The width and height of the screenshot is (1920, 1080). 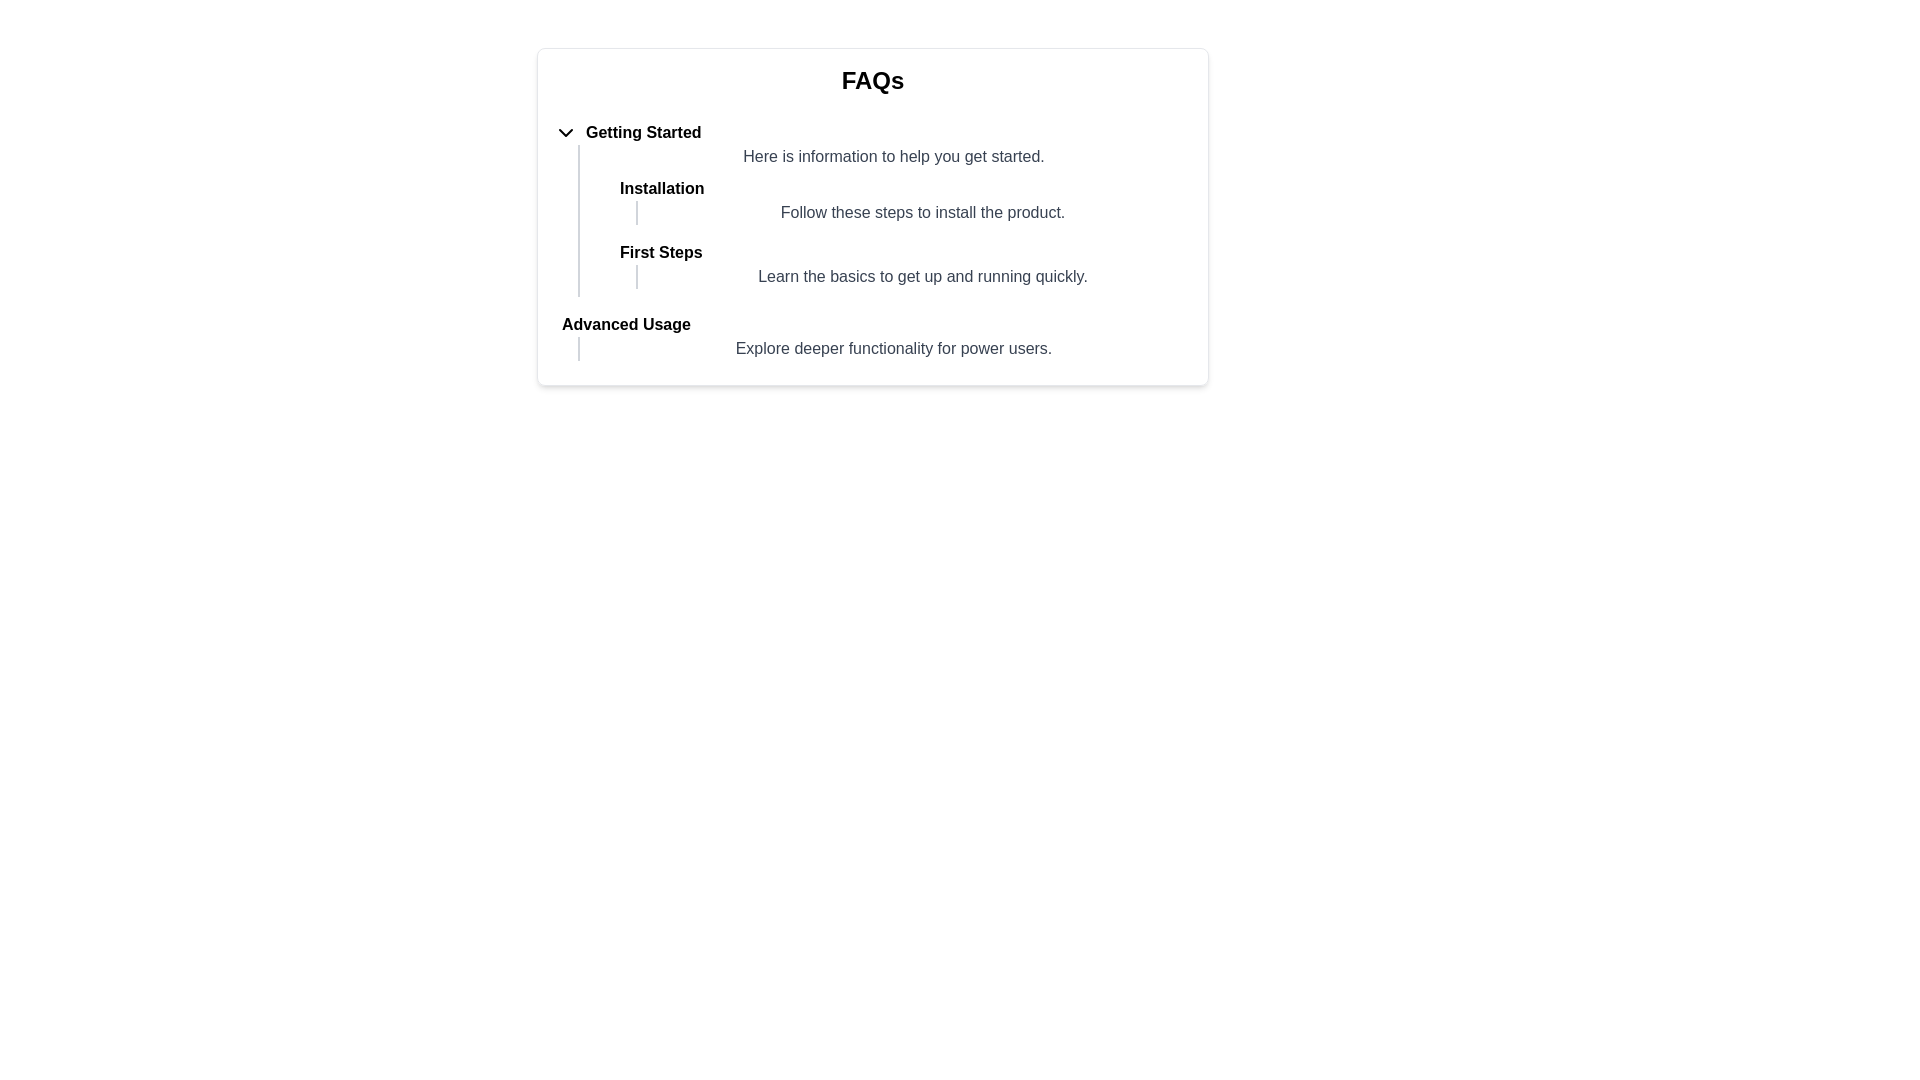 What do you see at coordinates (892, 200) in the screenshot?
I see `text content of the 'Installation' Text Block, which contains a bolded heading labeled 'Installation' followed by the descriptive text 'Follow these steps to install the product.'` at bounding box center [892, 200].